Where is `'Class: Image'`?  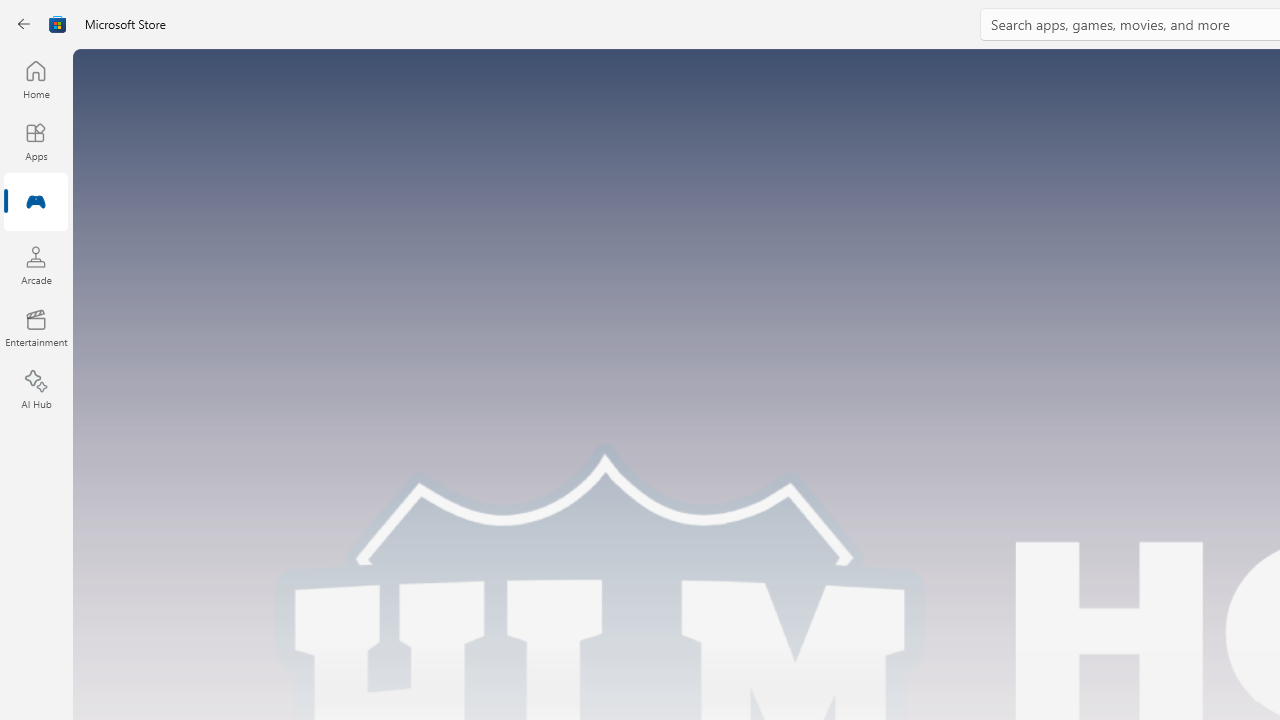
'Class: Image' is located at coordinates (58, 24).